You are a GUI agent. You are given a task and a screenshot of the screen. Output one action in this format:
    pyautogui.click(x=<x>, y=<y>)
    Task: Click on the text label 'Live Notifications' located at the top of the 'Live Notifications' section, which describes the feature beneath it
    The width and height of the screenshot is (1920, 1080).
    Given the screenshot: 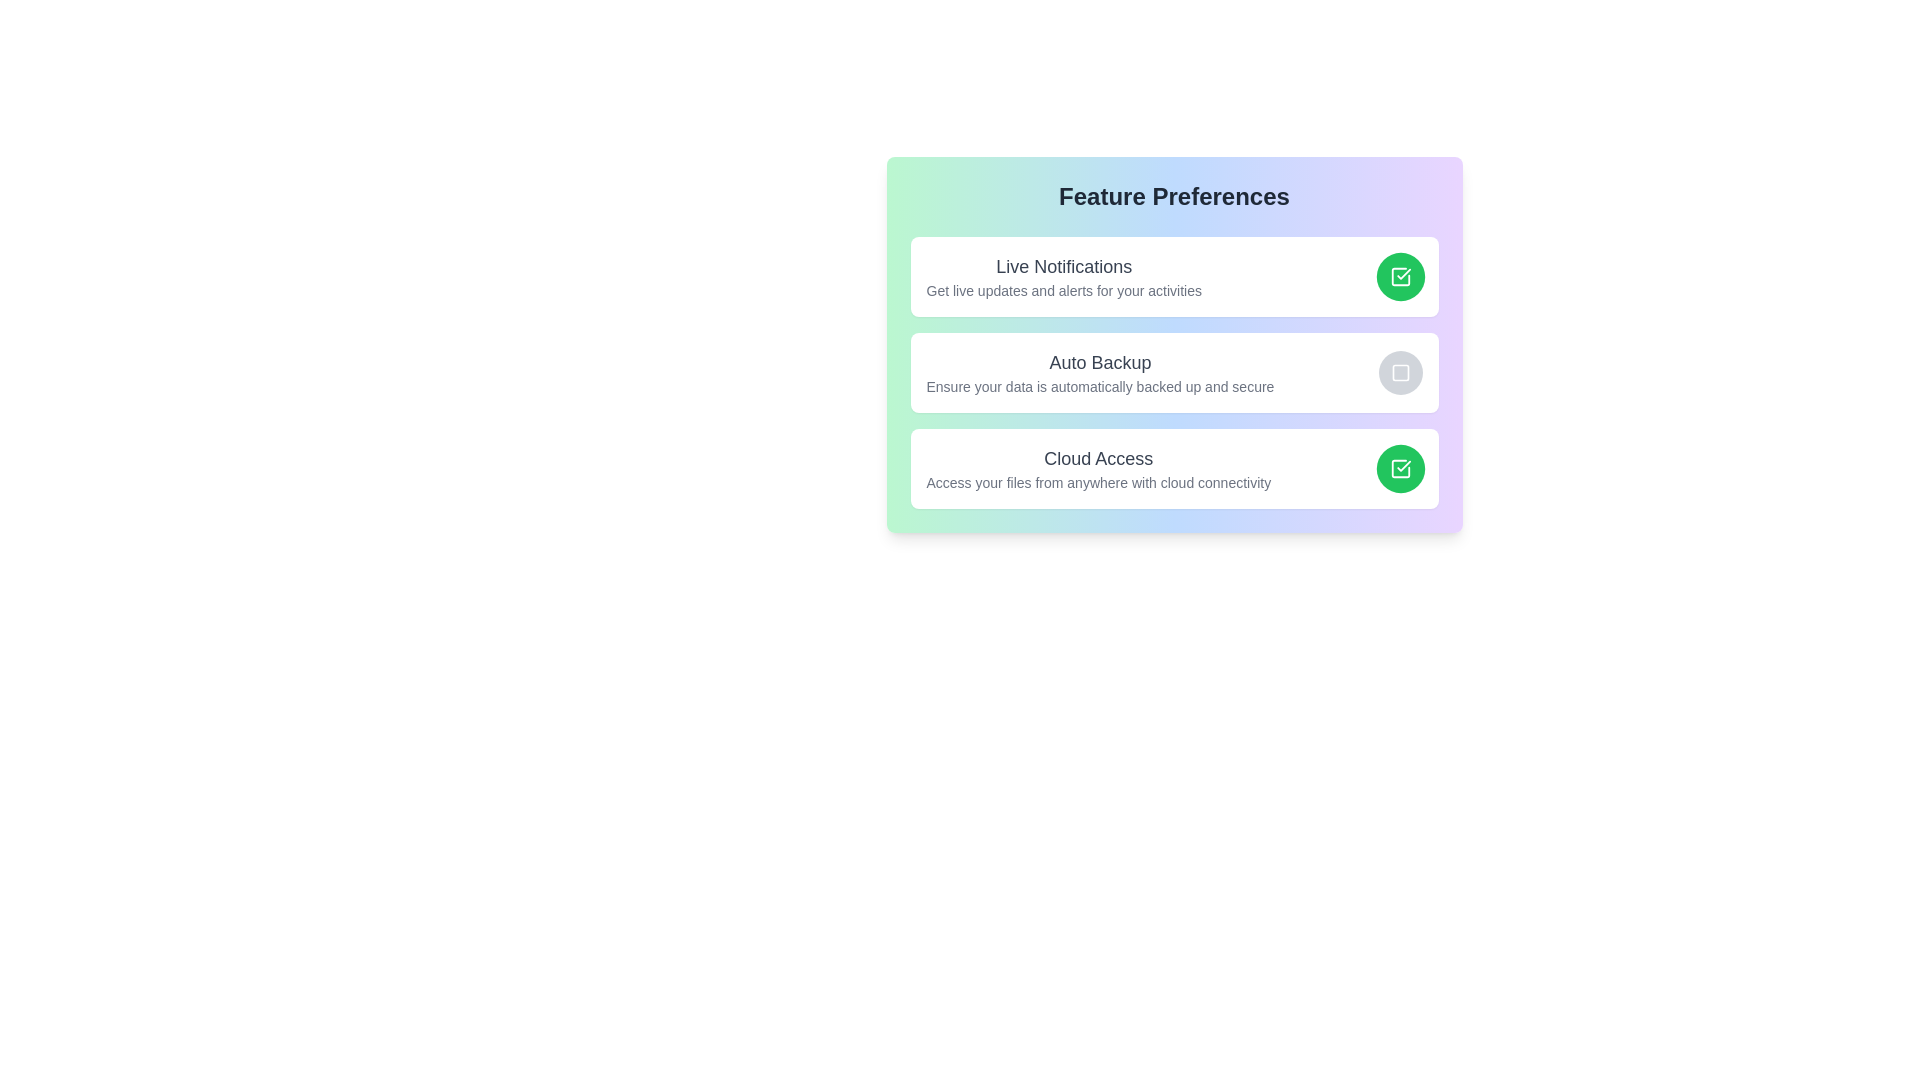 What is the action you would take?
    pyautogui.click(x=1063, y=265)
    